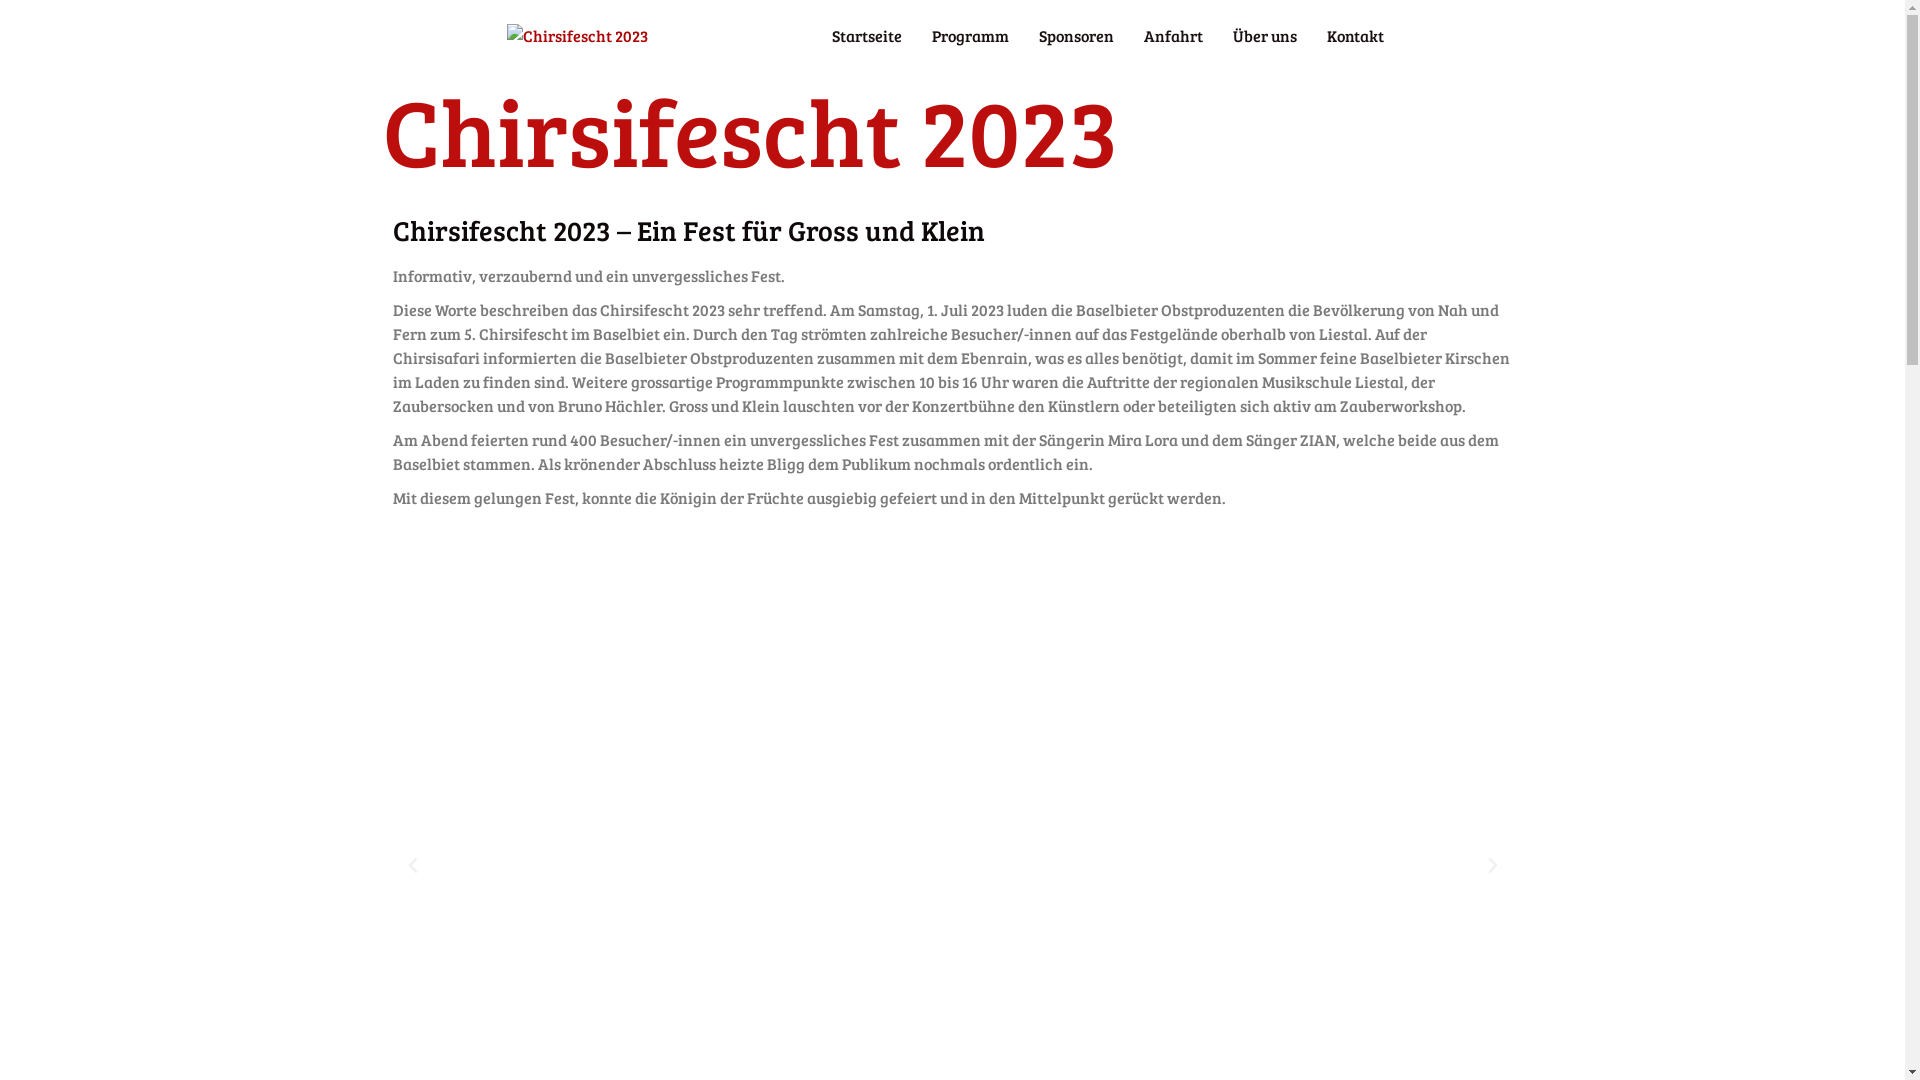 The width and height of the screenshot is (1920, 1080). Describe the element at coordinates (969, 35) in the screenshot. I see `'Programm'` at that location.